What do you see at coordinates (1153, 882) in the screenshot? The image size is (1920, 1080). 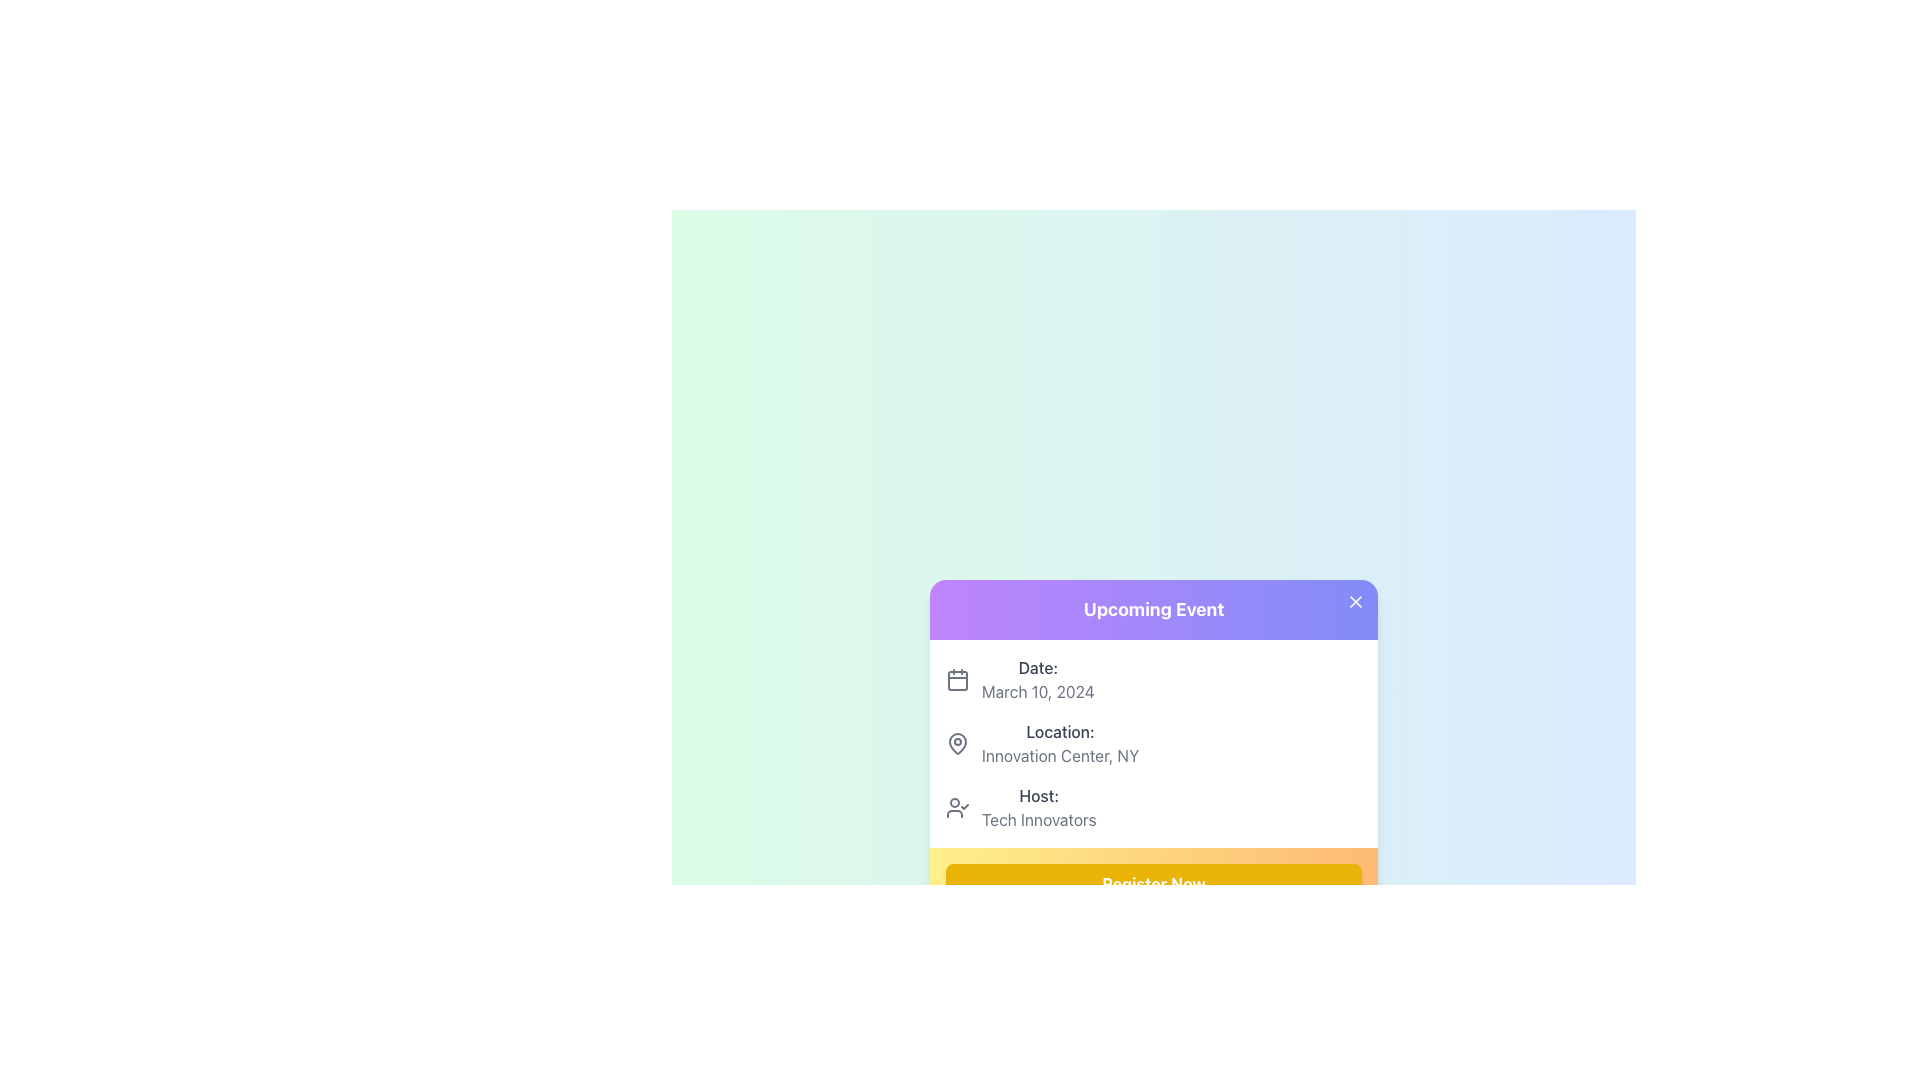 I see `the 'Register Now' button, which is located at the bottom of the 'Upcoming Event' card, to register` at bounding box center [1153, 882].